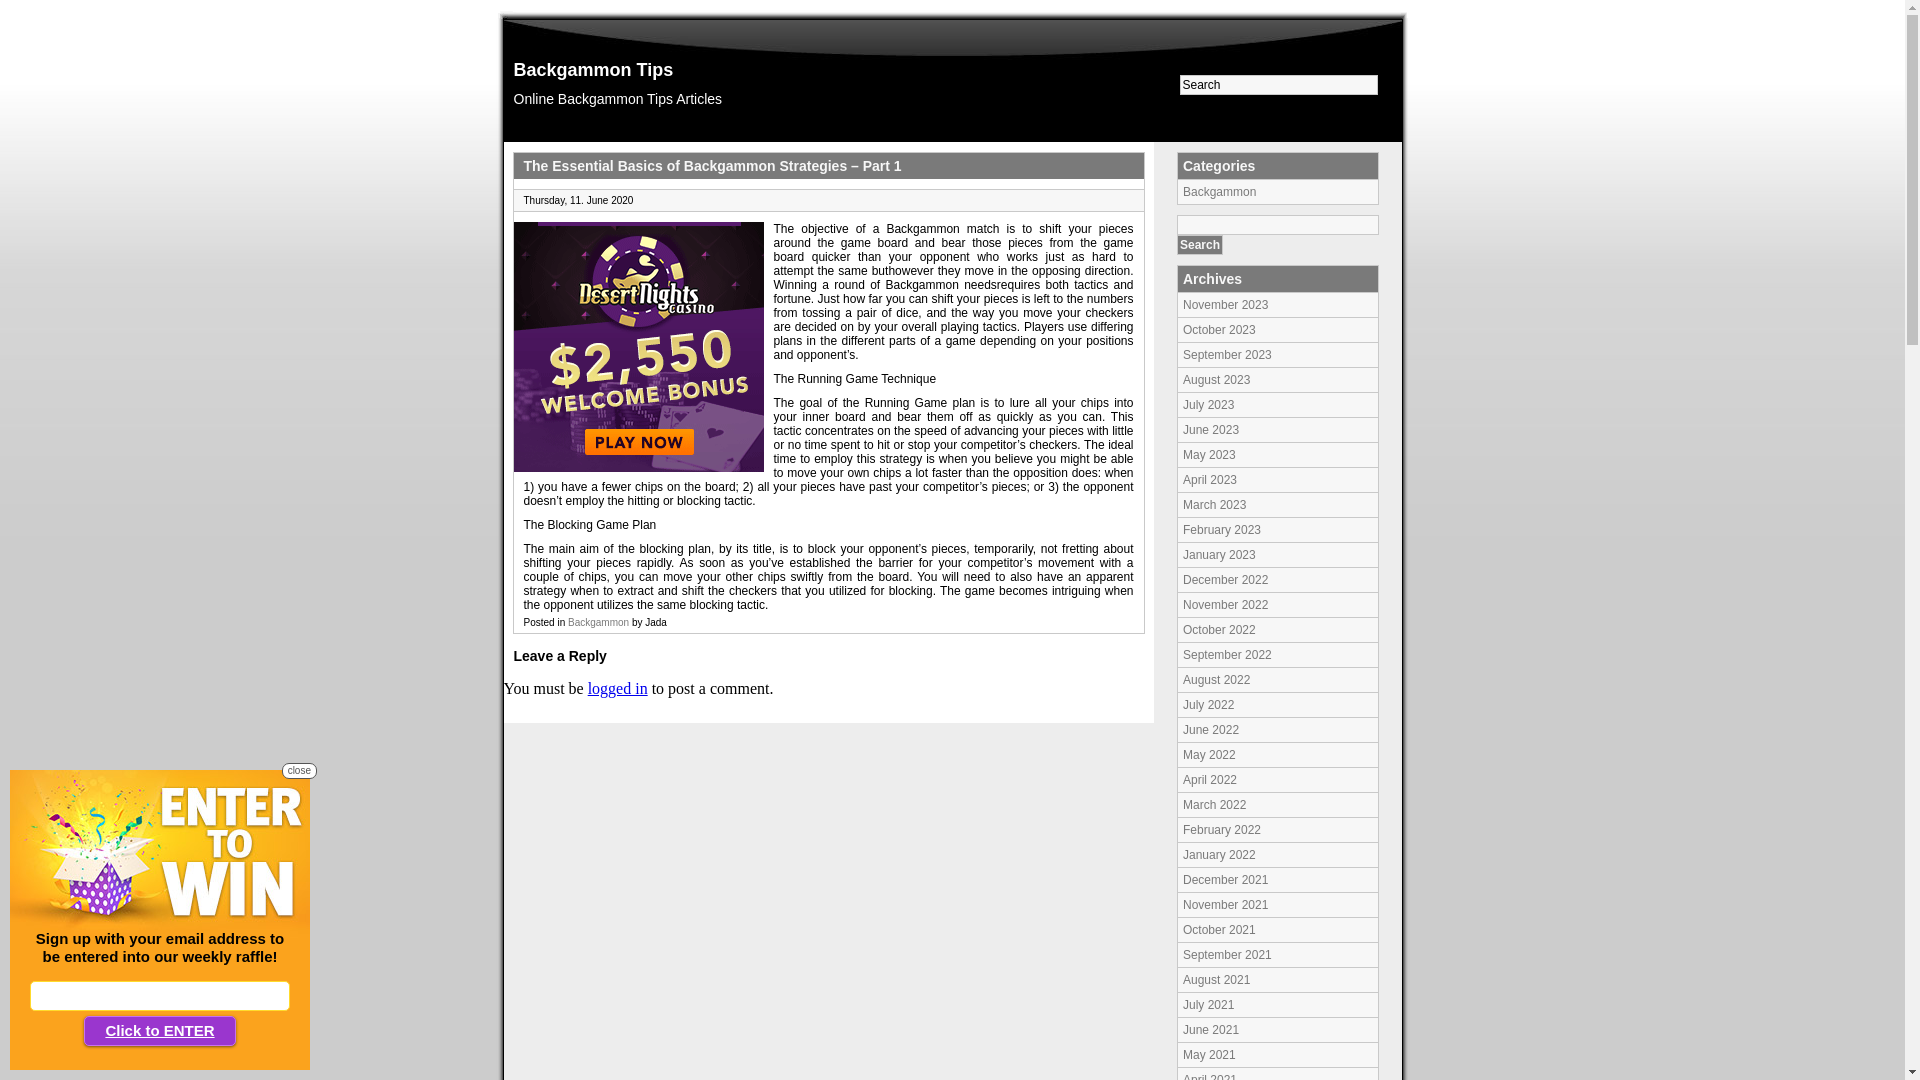 The width and height of the screenshot is (1920, 1080). I want to click on 'October 2022', so click(1218, 628).